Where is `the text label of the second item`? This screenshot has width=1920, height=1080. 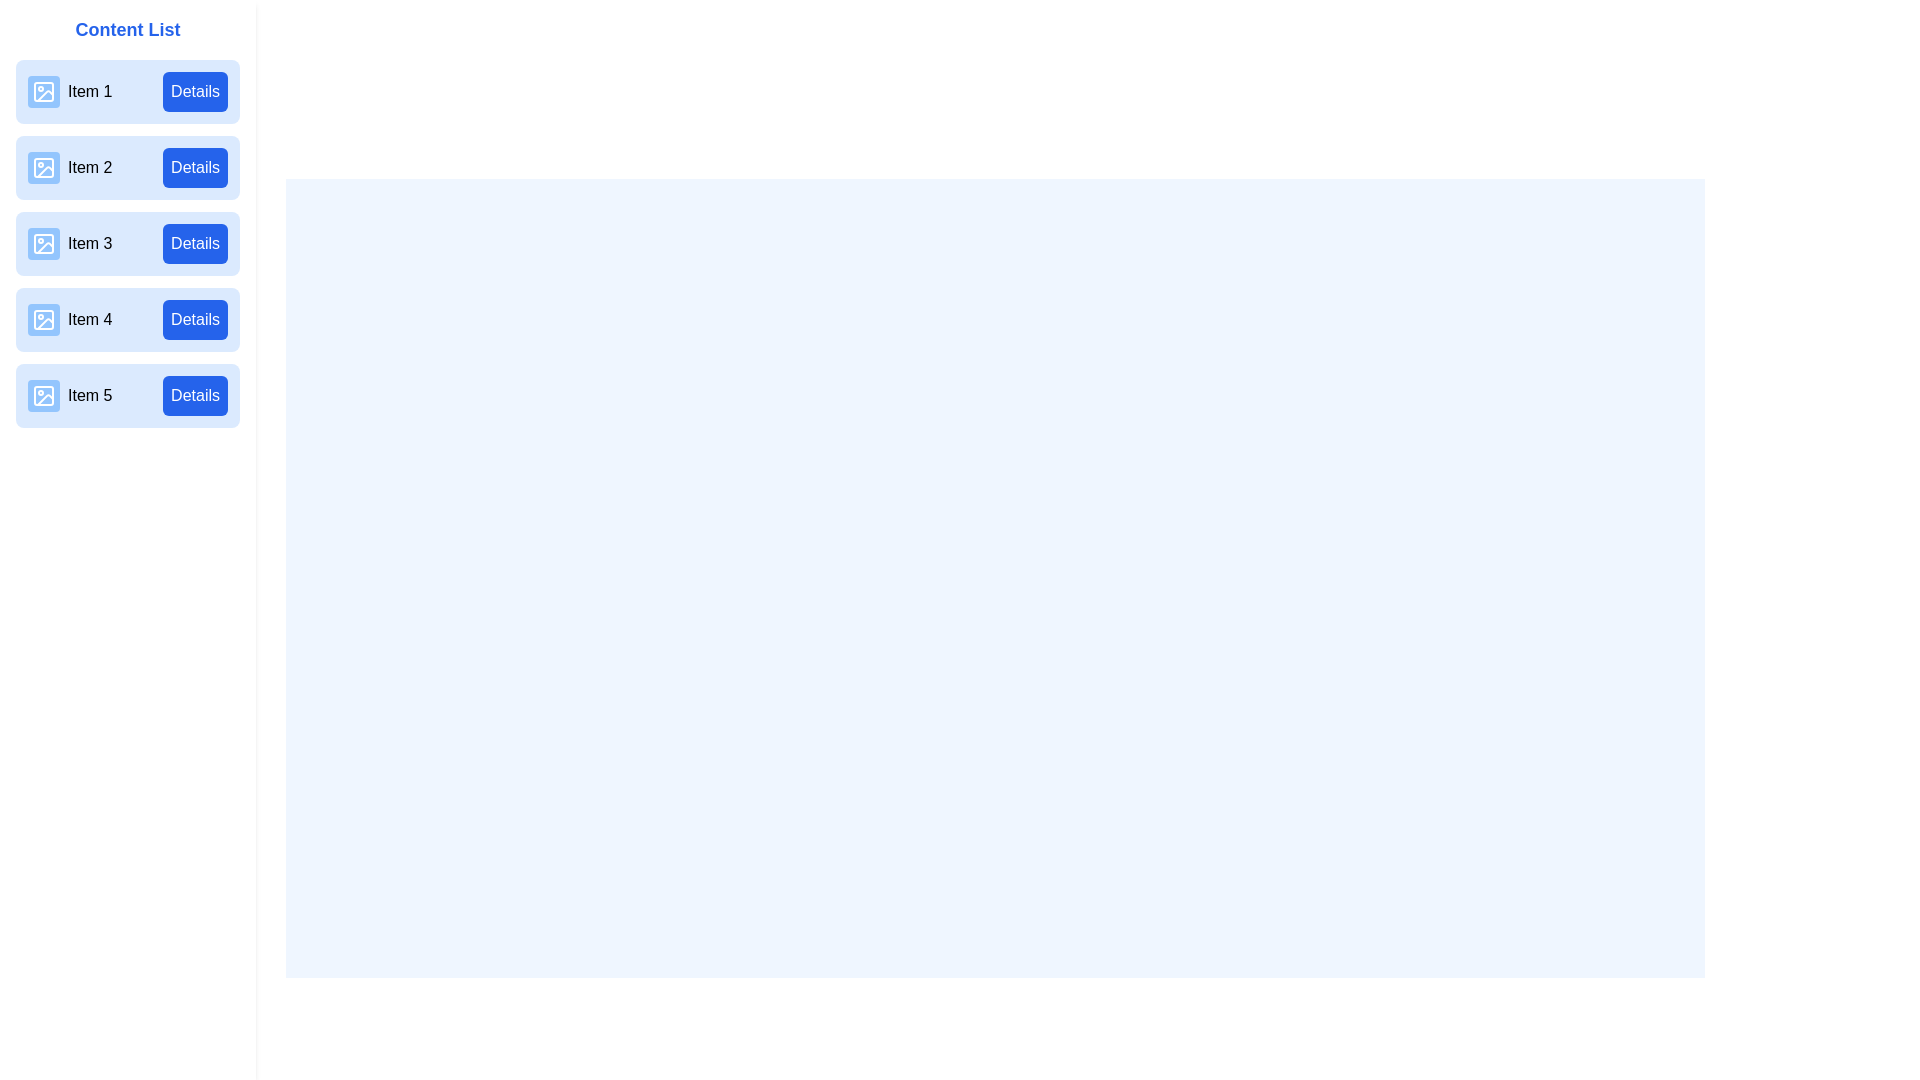
the text label of the second item is located at coordinates (70, 167).